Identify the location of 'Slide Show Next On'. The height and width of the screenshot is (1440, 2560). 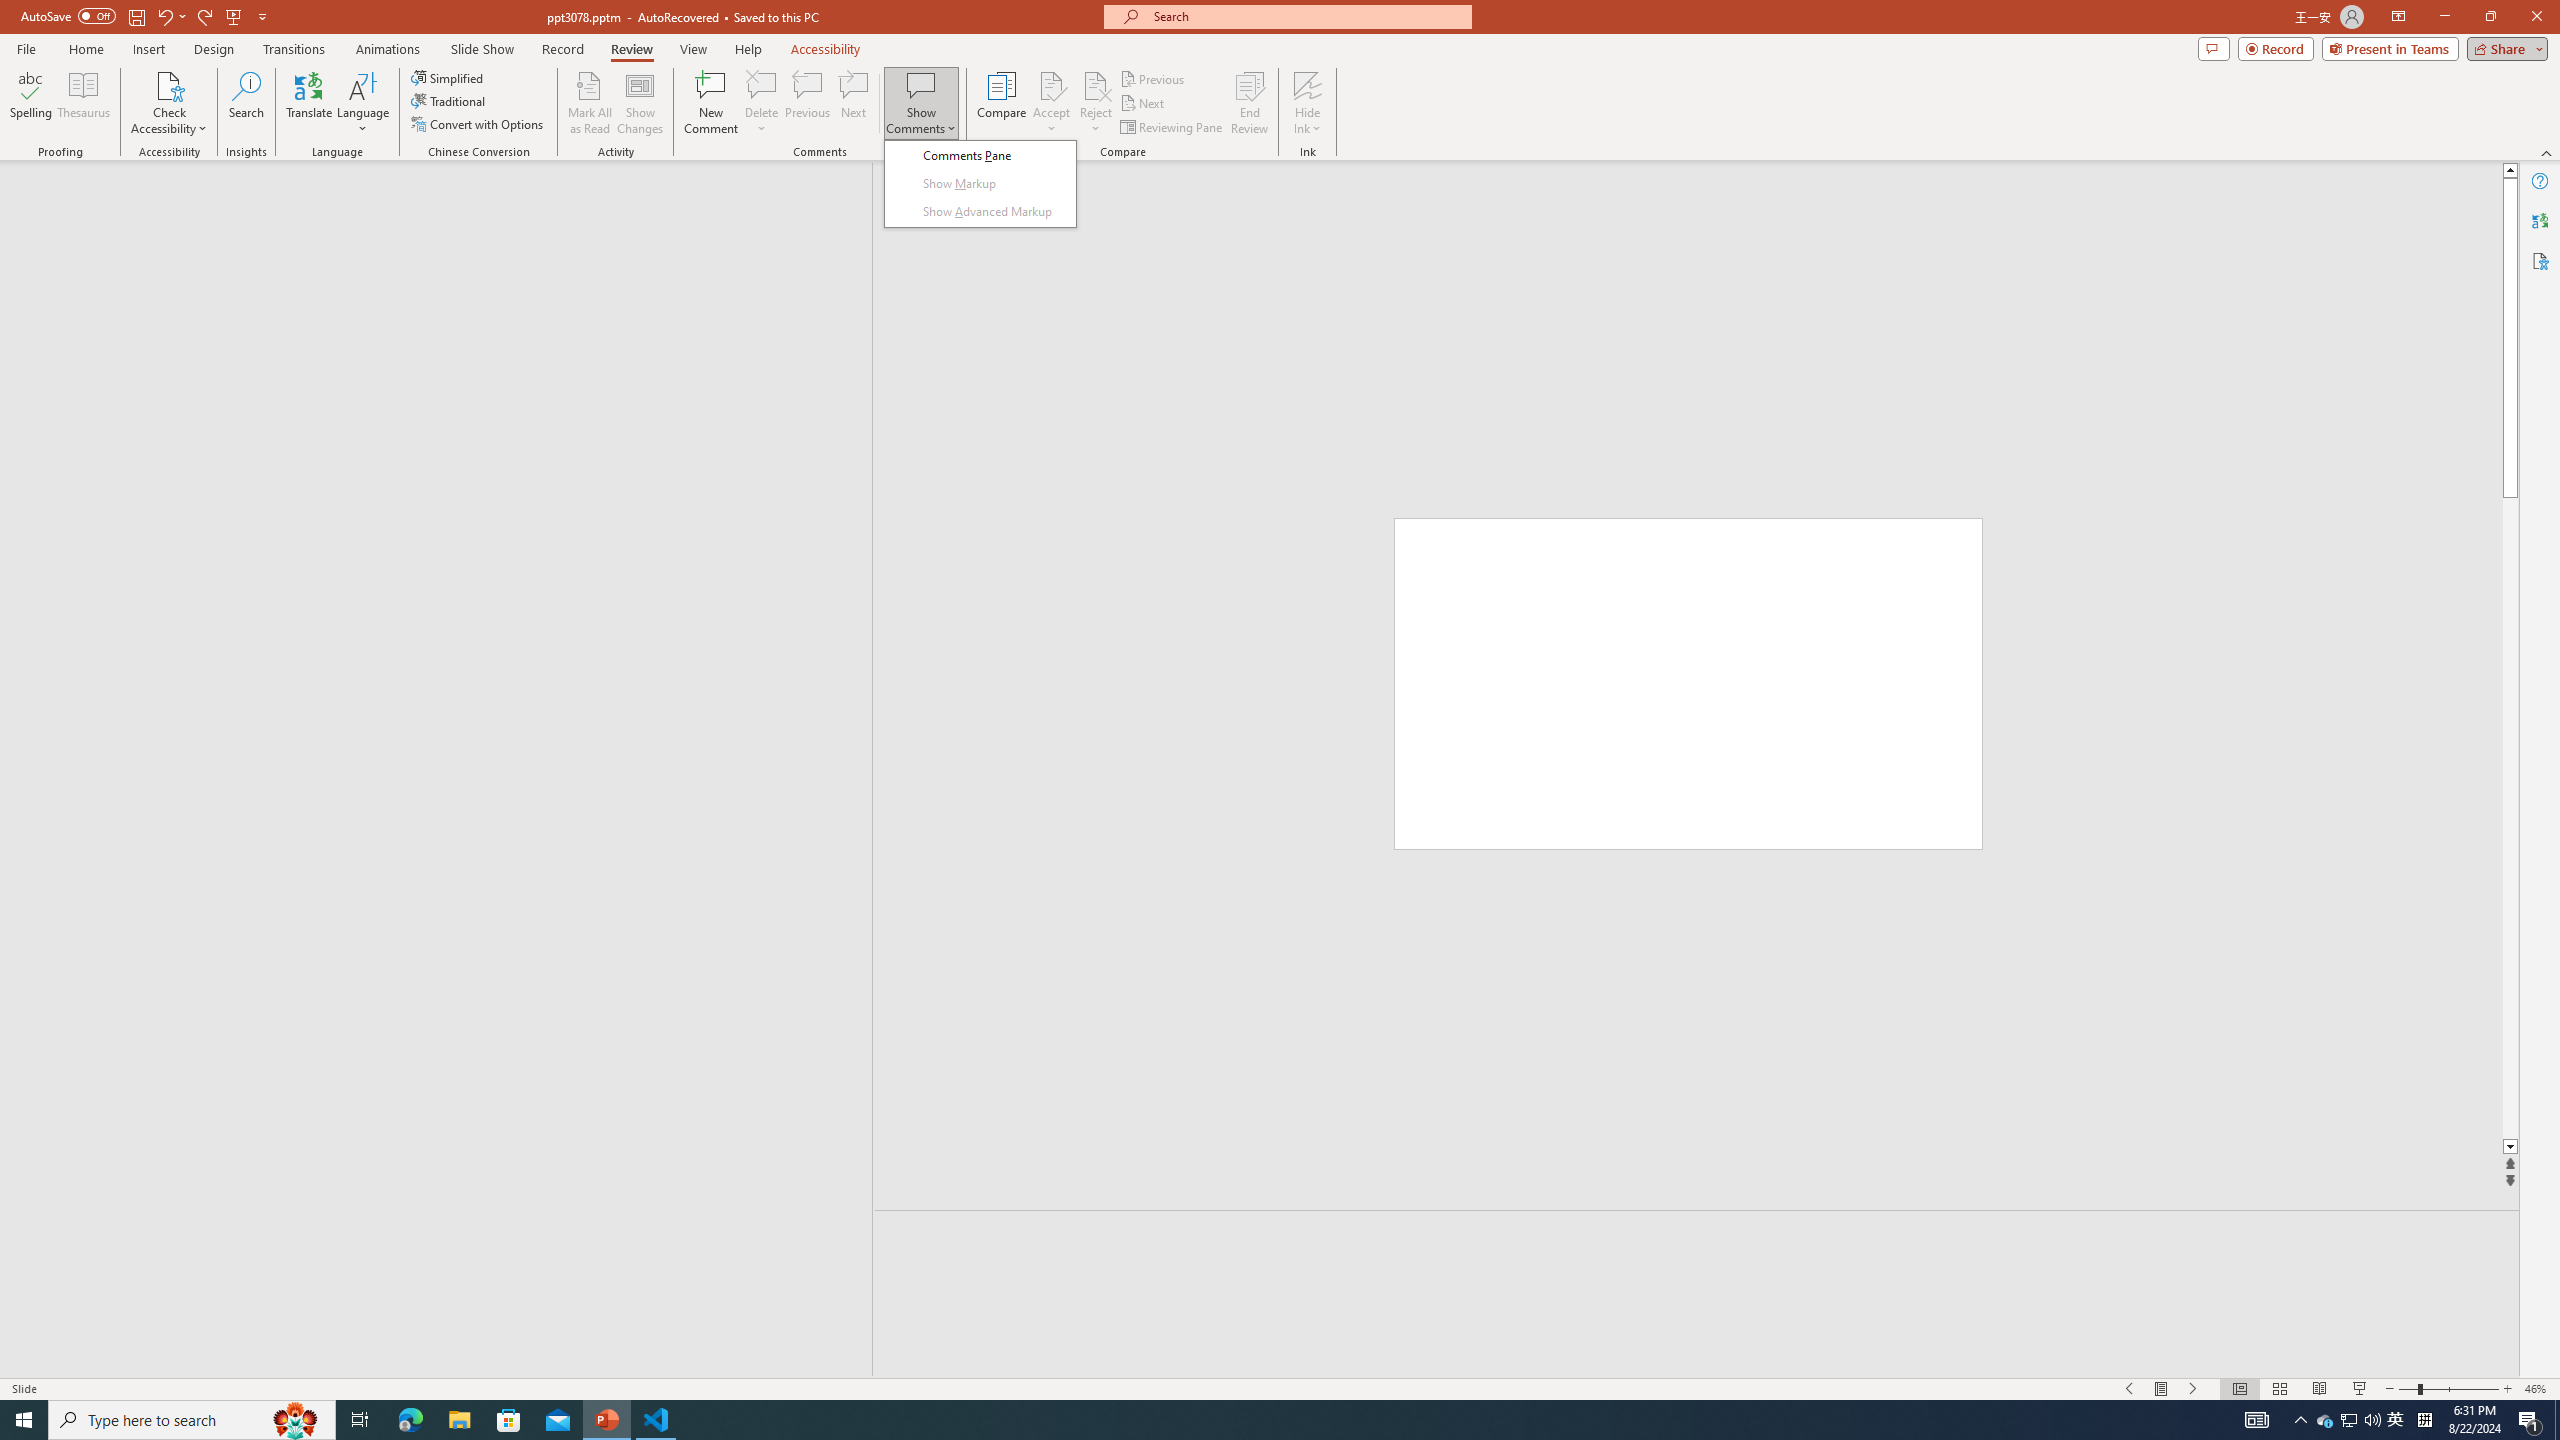
(2193, 1389).